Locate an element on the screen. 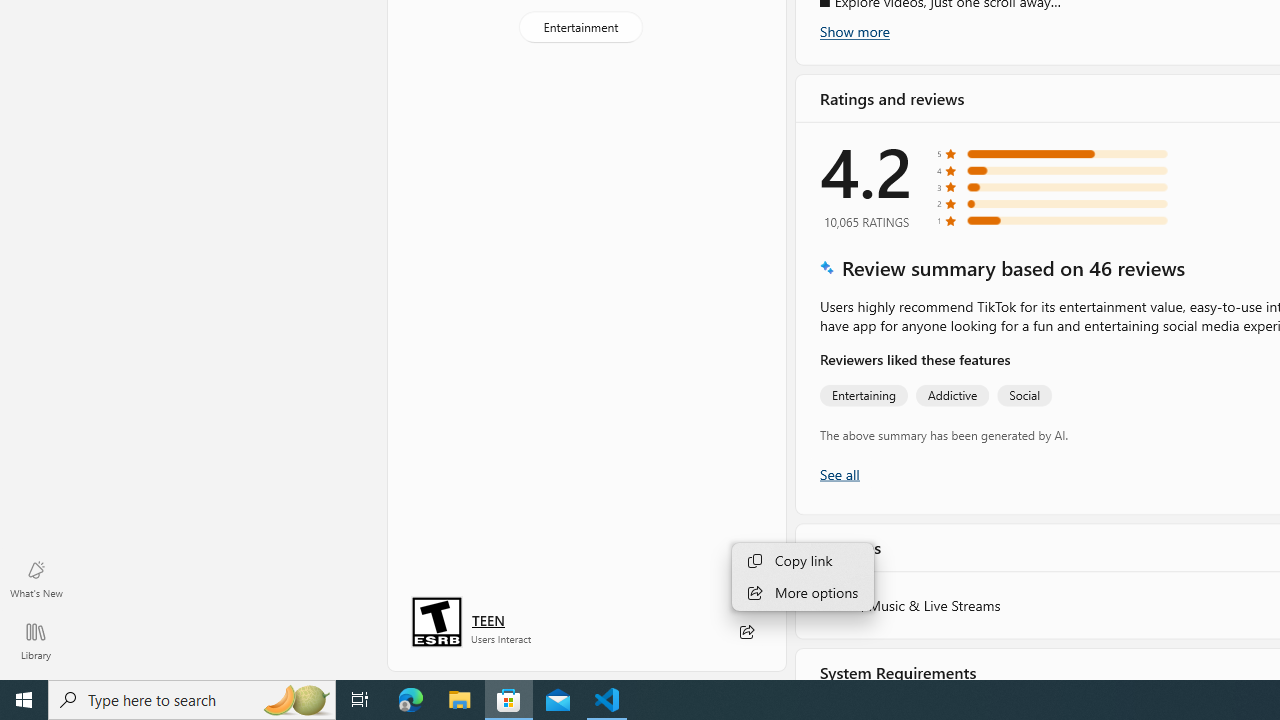 The width and height of the screenshot is (1280, 720). 'Show all ratings and reviews' is located at coordinates (839, 473).